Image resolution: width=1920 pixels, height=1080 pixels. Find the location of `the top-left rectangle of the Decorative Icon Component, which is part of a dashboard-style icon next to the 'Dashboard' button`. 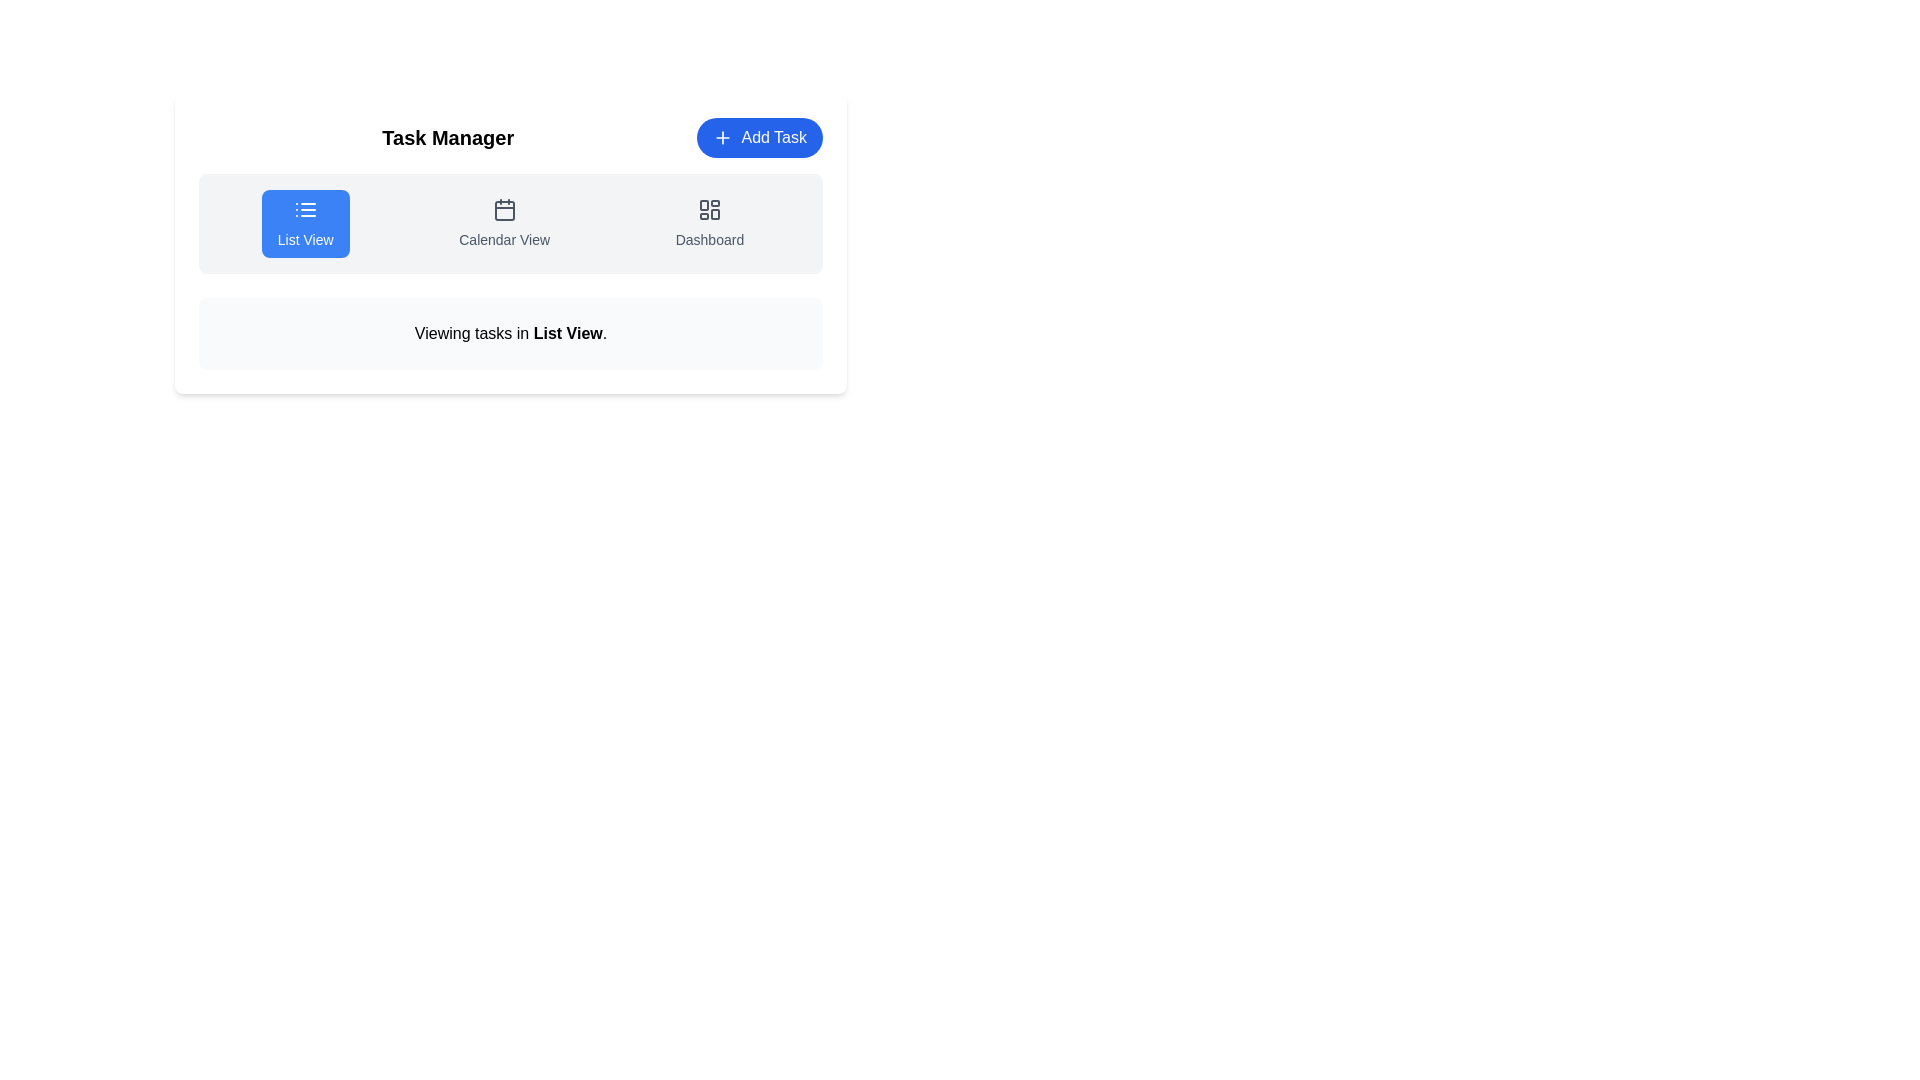

the top-left rectangle of the Decorative Icon Component, which is part of a dashboard-style icon next to the 'Dashboard' button is located at coordinates (704, 205).